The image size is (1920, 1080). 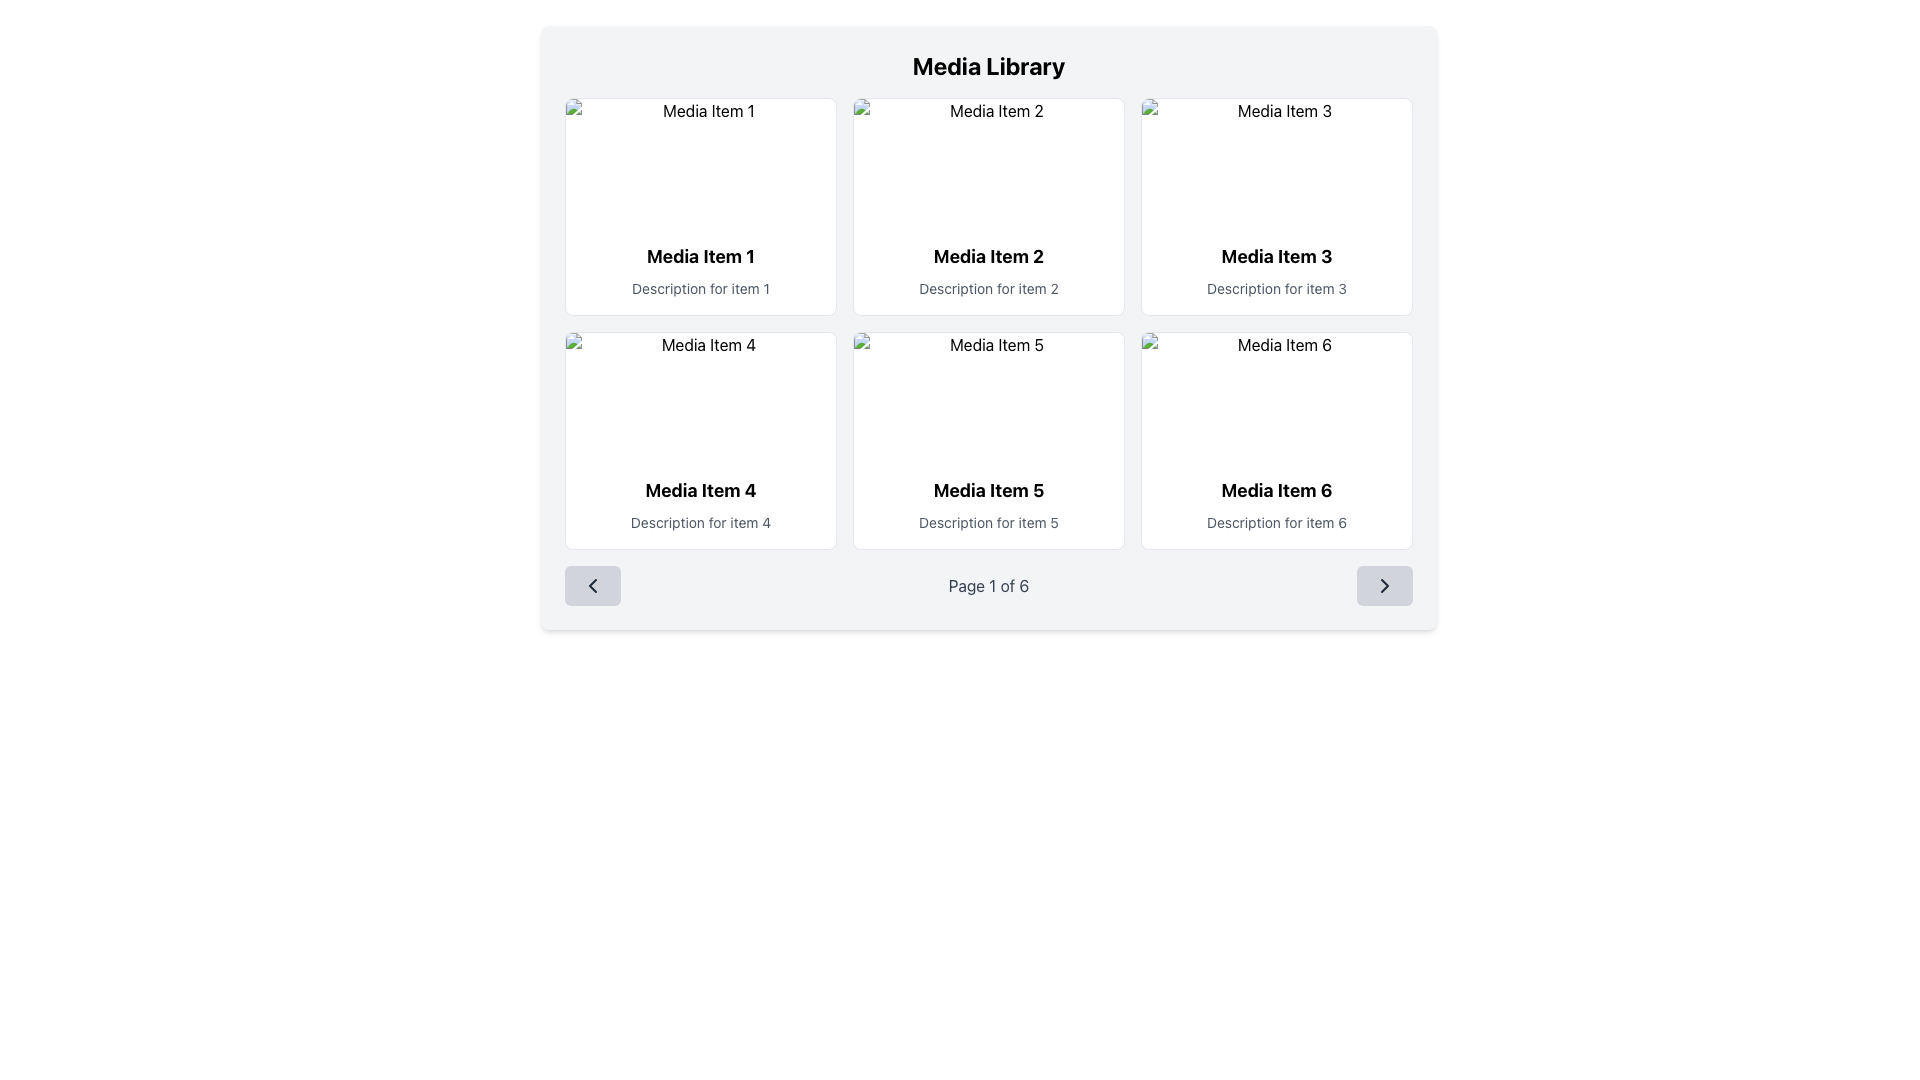 What do you see at coordinates (700, 522) in the screenshot?
I see `the text label that reads 'Description for item 4', which is styled in a small gray font and located below the title 'Media Item 4' in a white card within the 'Media Library' section` at bounding box center [700, 522].